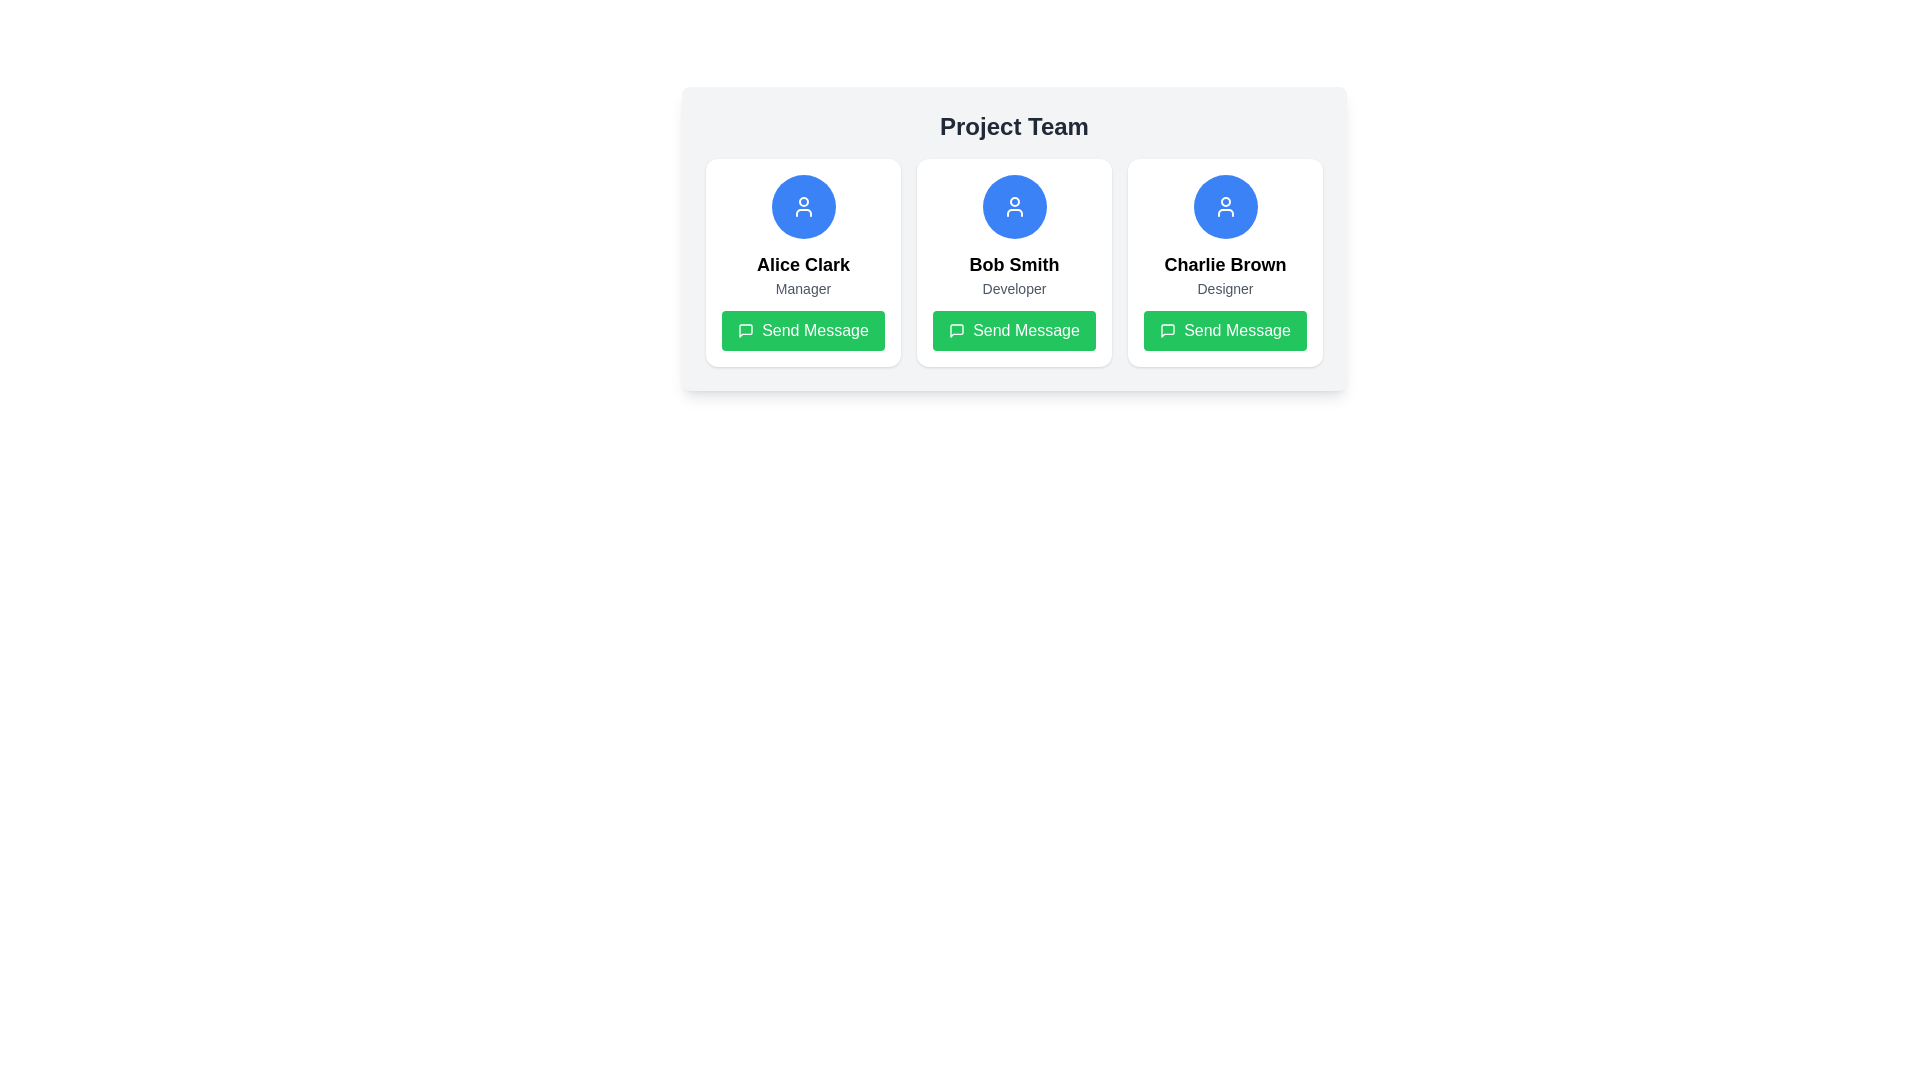  I want to click on the user profile icon representing 'Alice Clark' located within the blue circular background on the leftmost card under the 'Project Team' header, positioned above the text 'Alice Clark Manager', so click(803, 207).